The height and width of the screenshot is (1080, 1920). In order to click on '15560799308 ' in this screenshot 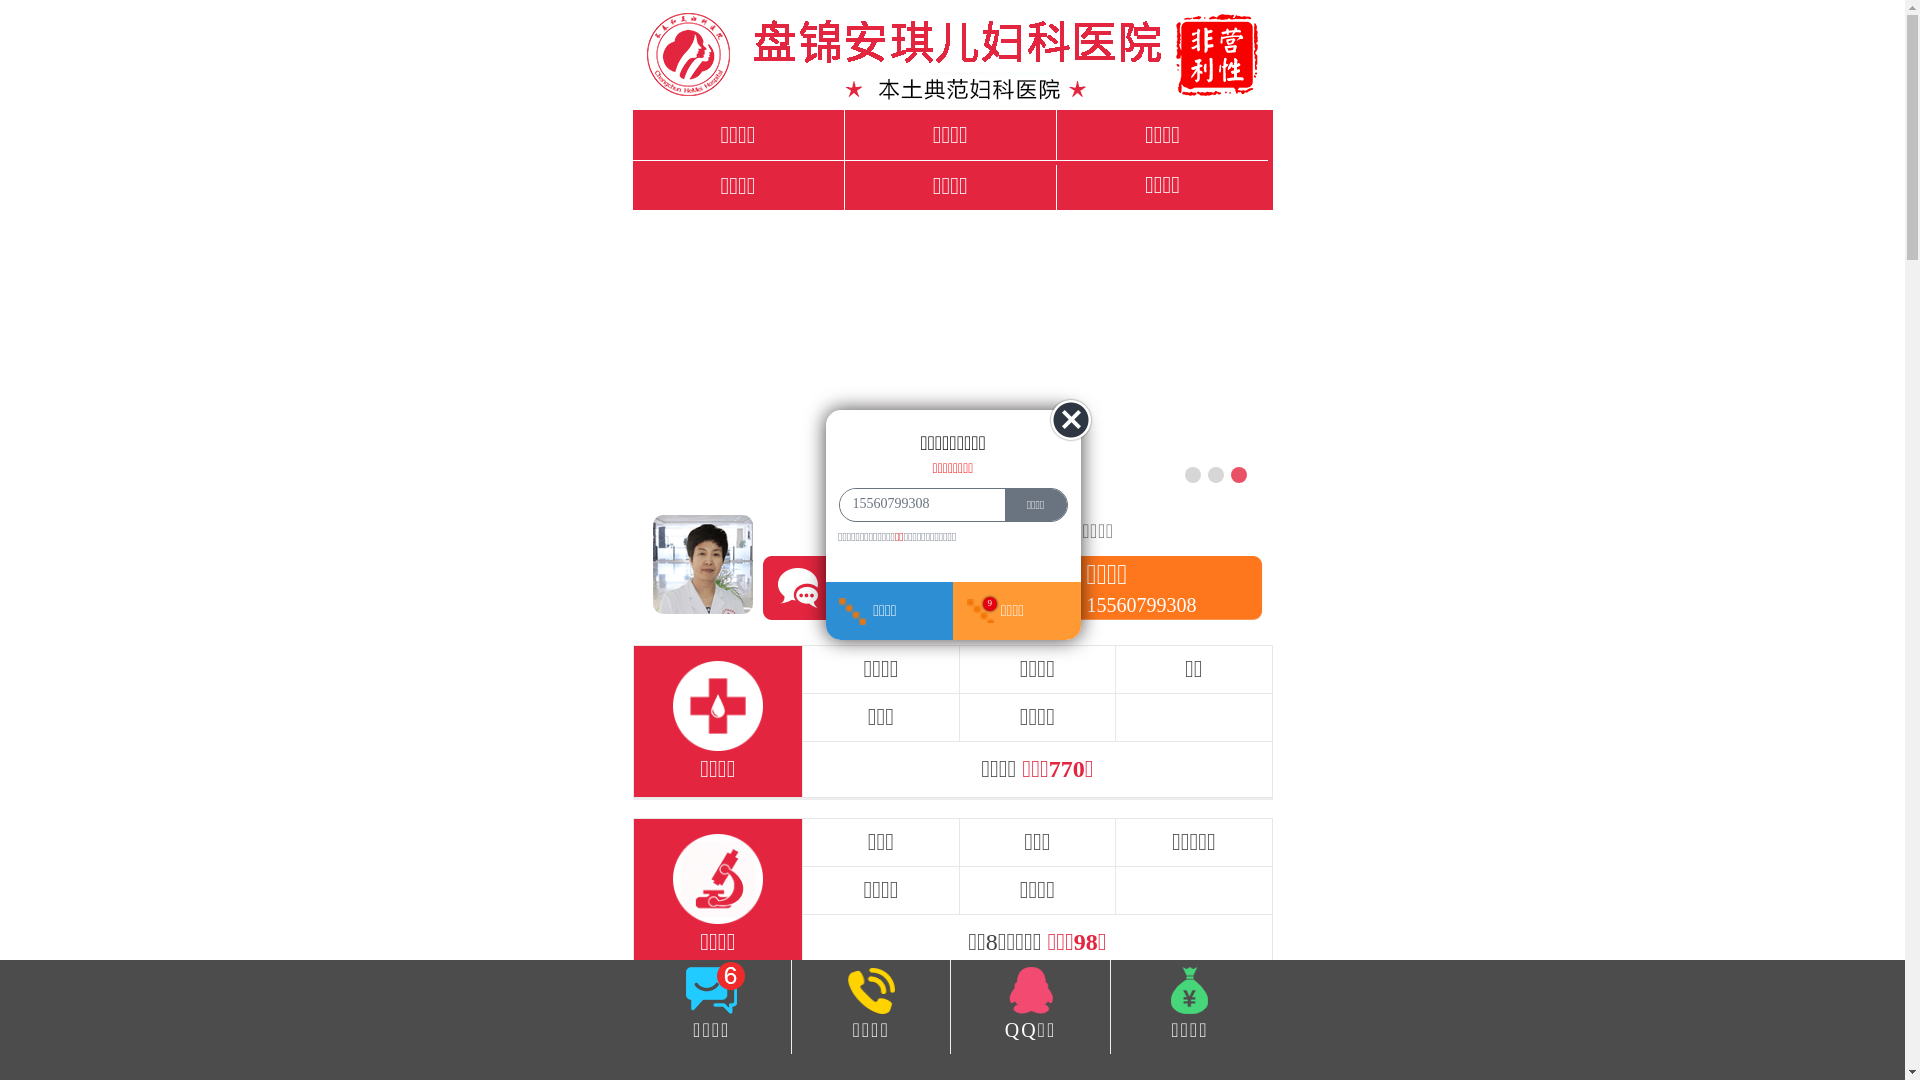, I will do `click(916, 503)`.